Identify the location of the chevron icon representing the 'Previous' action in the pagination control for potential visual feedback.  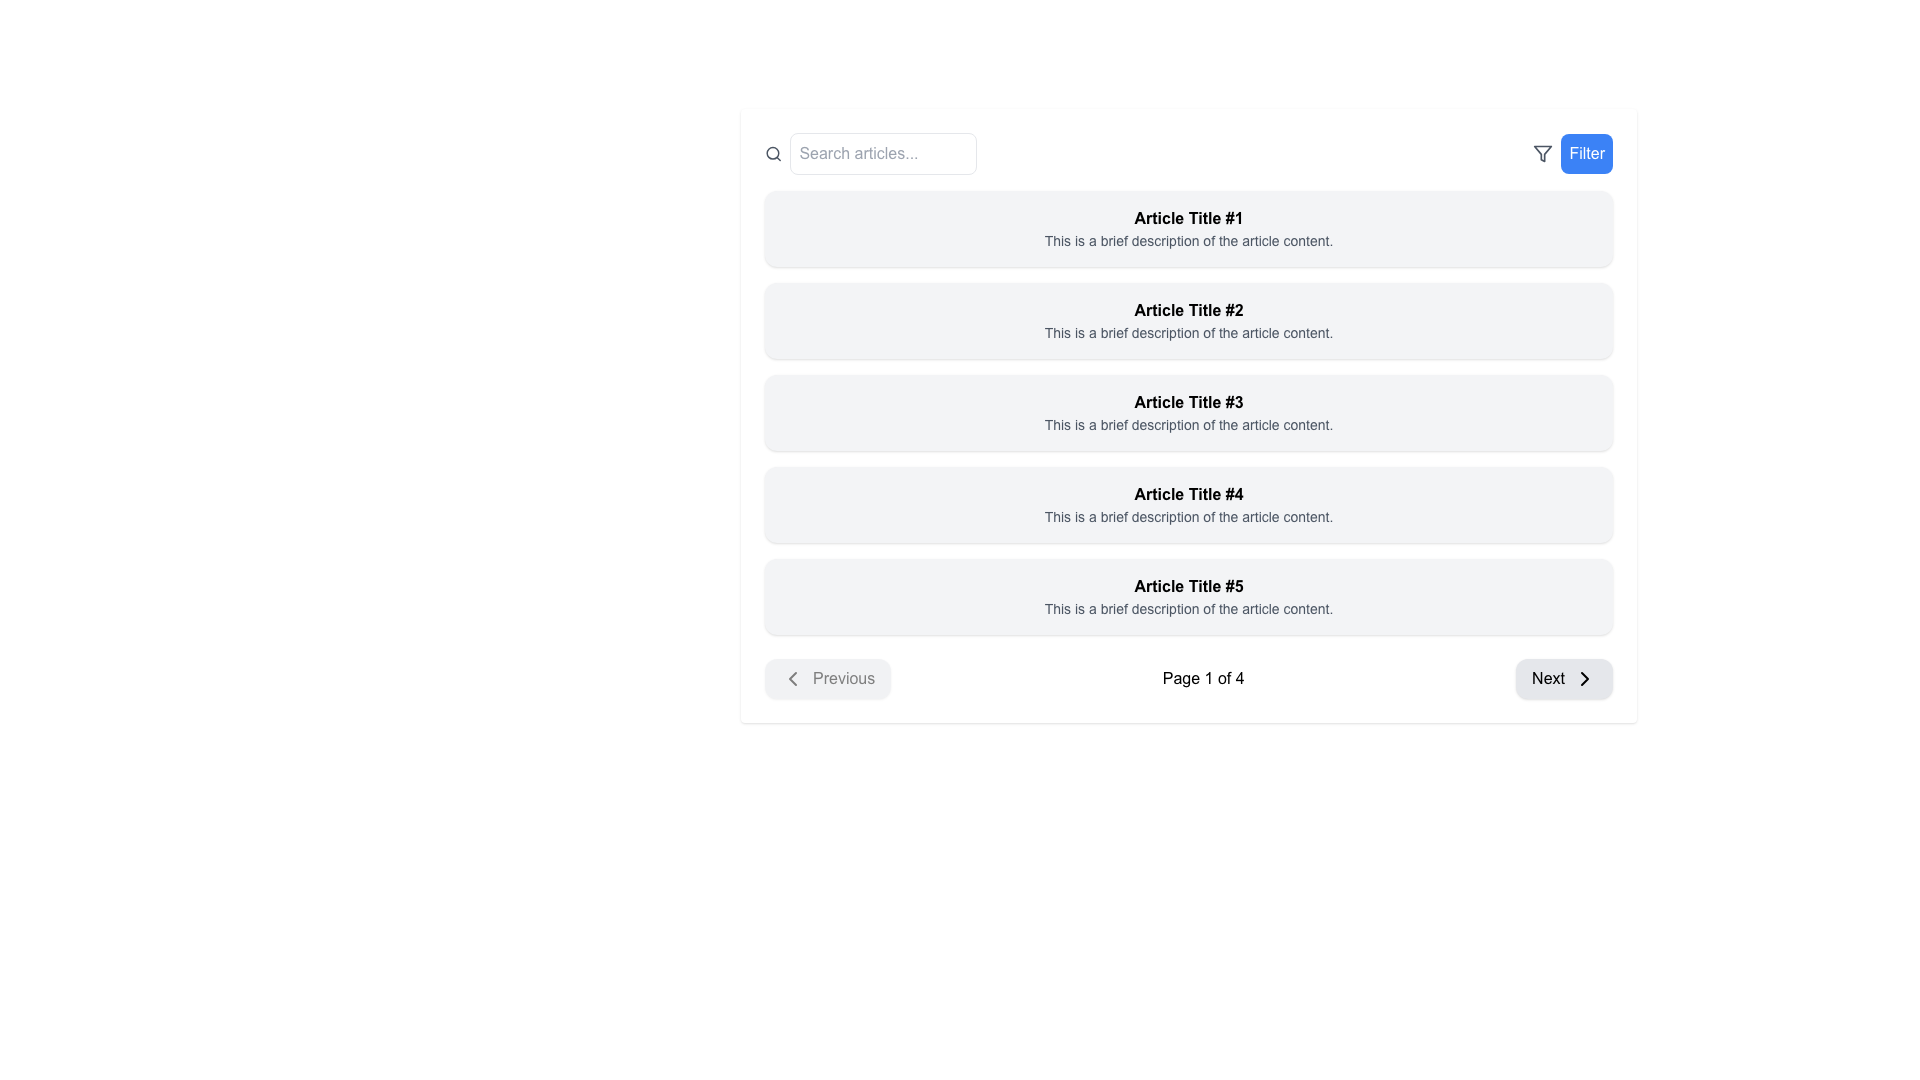
(791, 677).